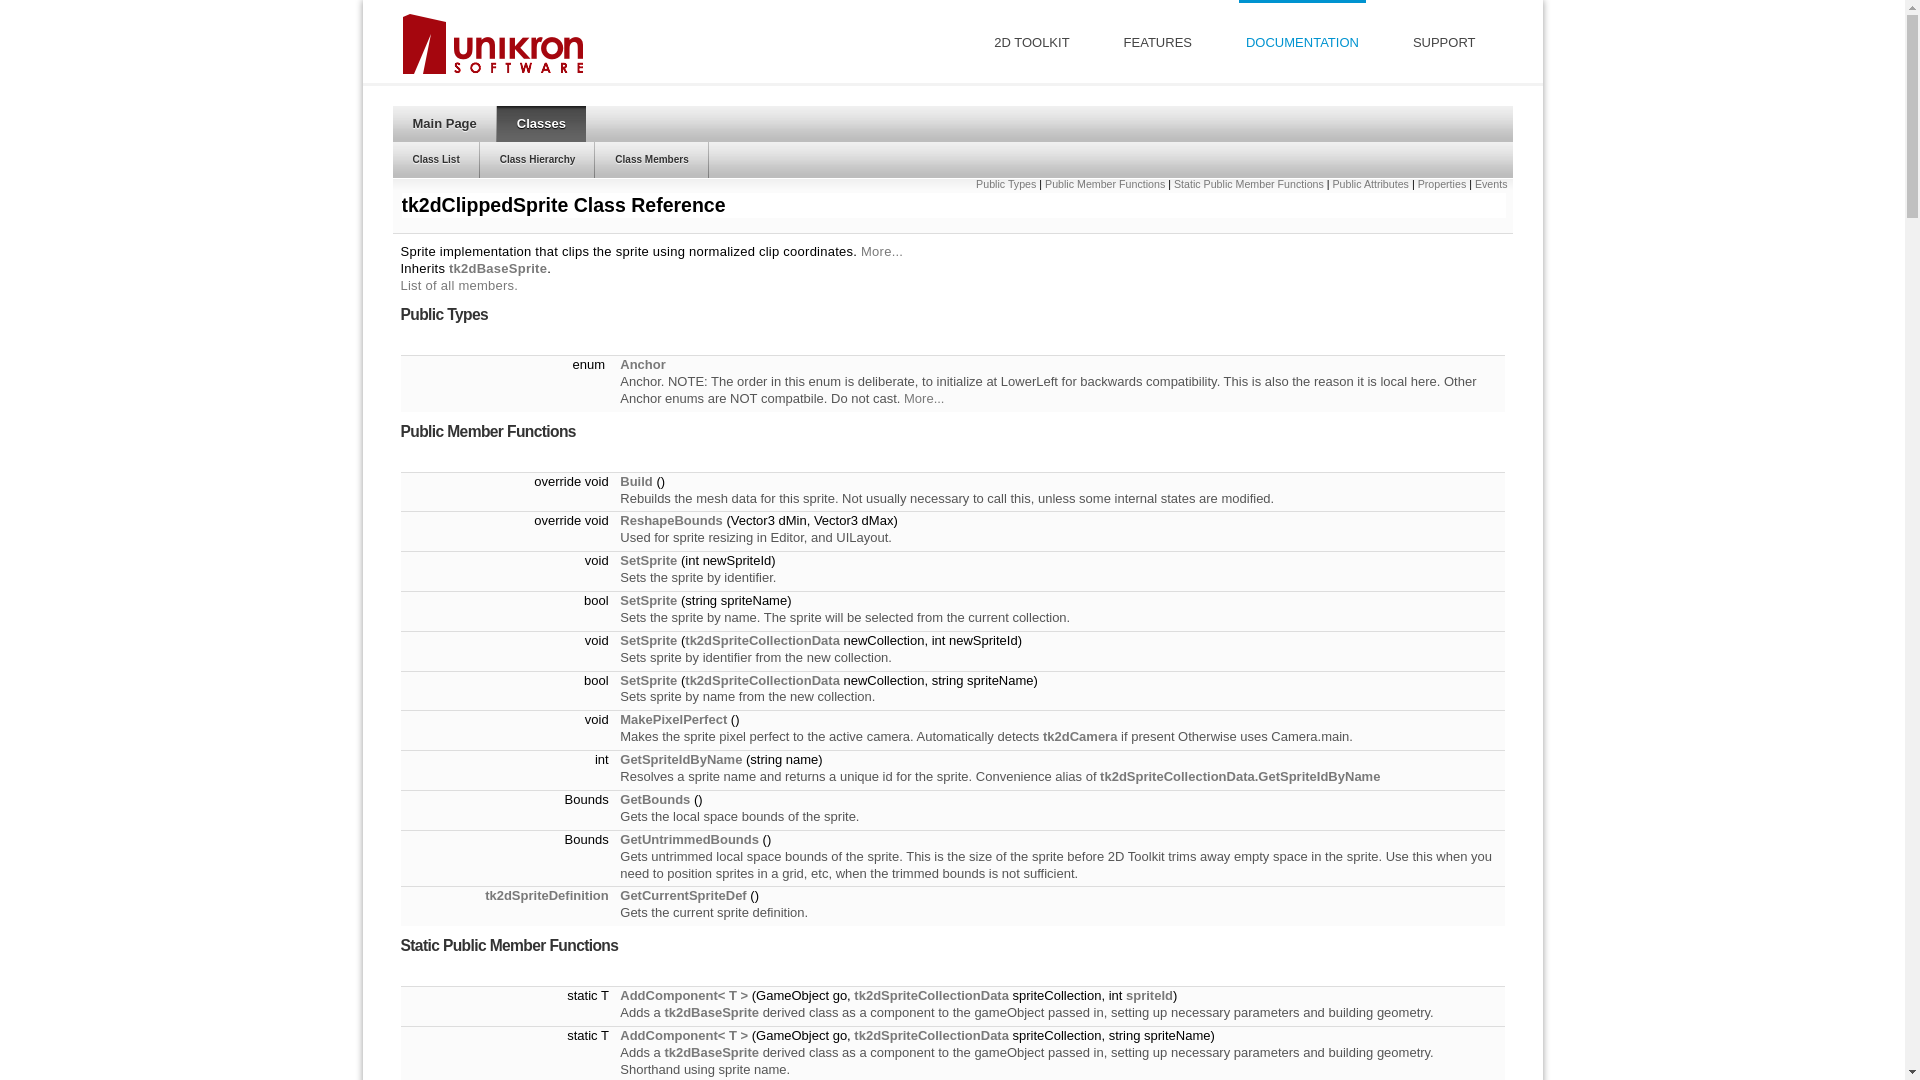 The height and width of the screenshot is (1080, 1920). Describe the element at coordinates (635, 481) in the screenshot. I see `'Build'` at that location.